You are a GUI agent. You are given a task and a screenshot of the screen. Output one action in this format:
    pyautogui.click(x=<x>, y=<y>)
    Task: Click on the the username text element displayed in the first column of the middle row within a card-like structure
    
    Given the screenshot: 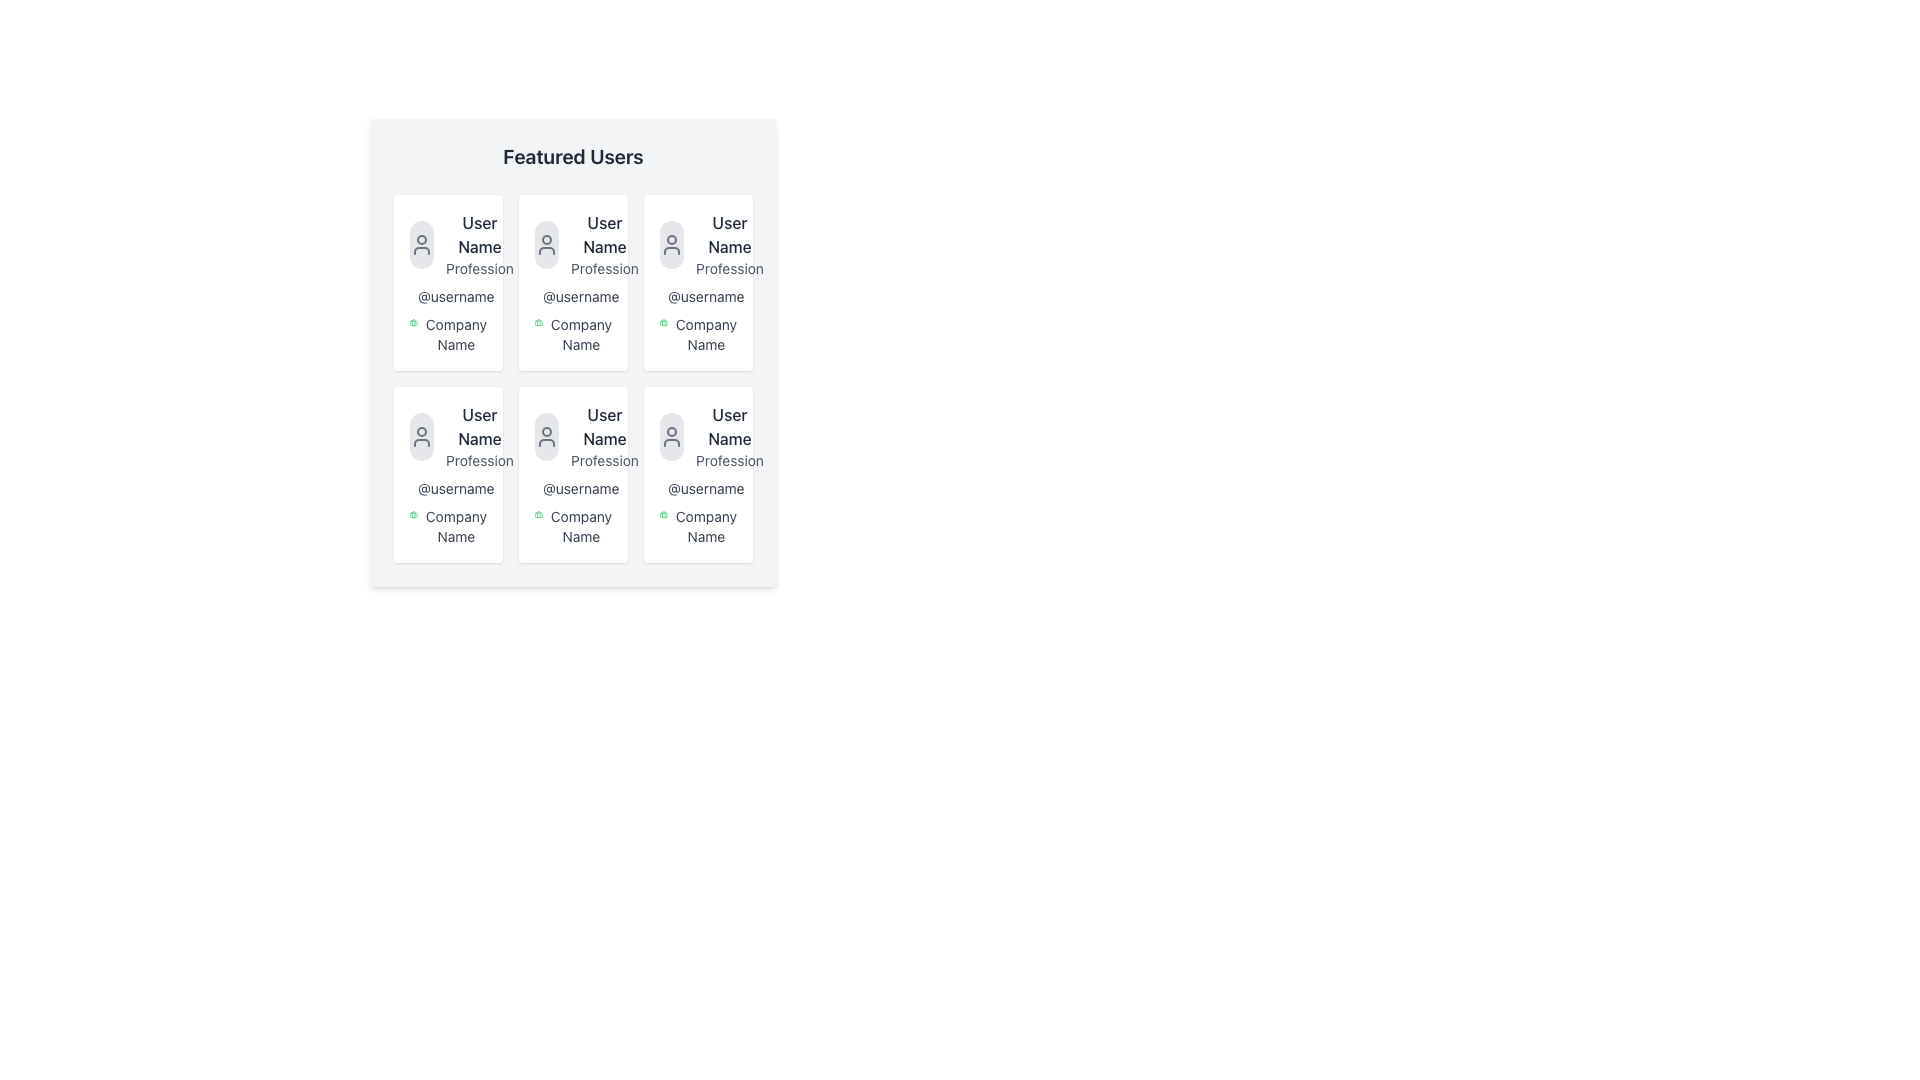 What is the action you would take?
    pyautogui.click(x=447, y=297)
    